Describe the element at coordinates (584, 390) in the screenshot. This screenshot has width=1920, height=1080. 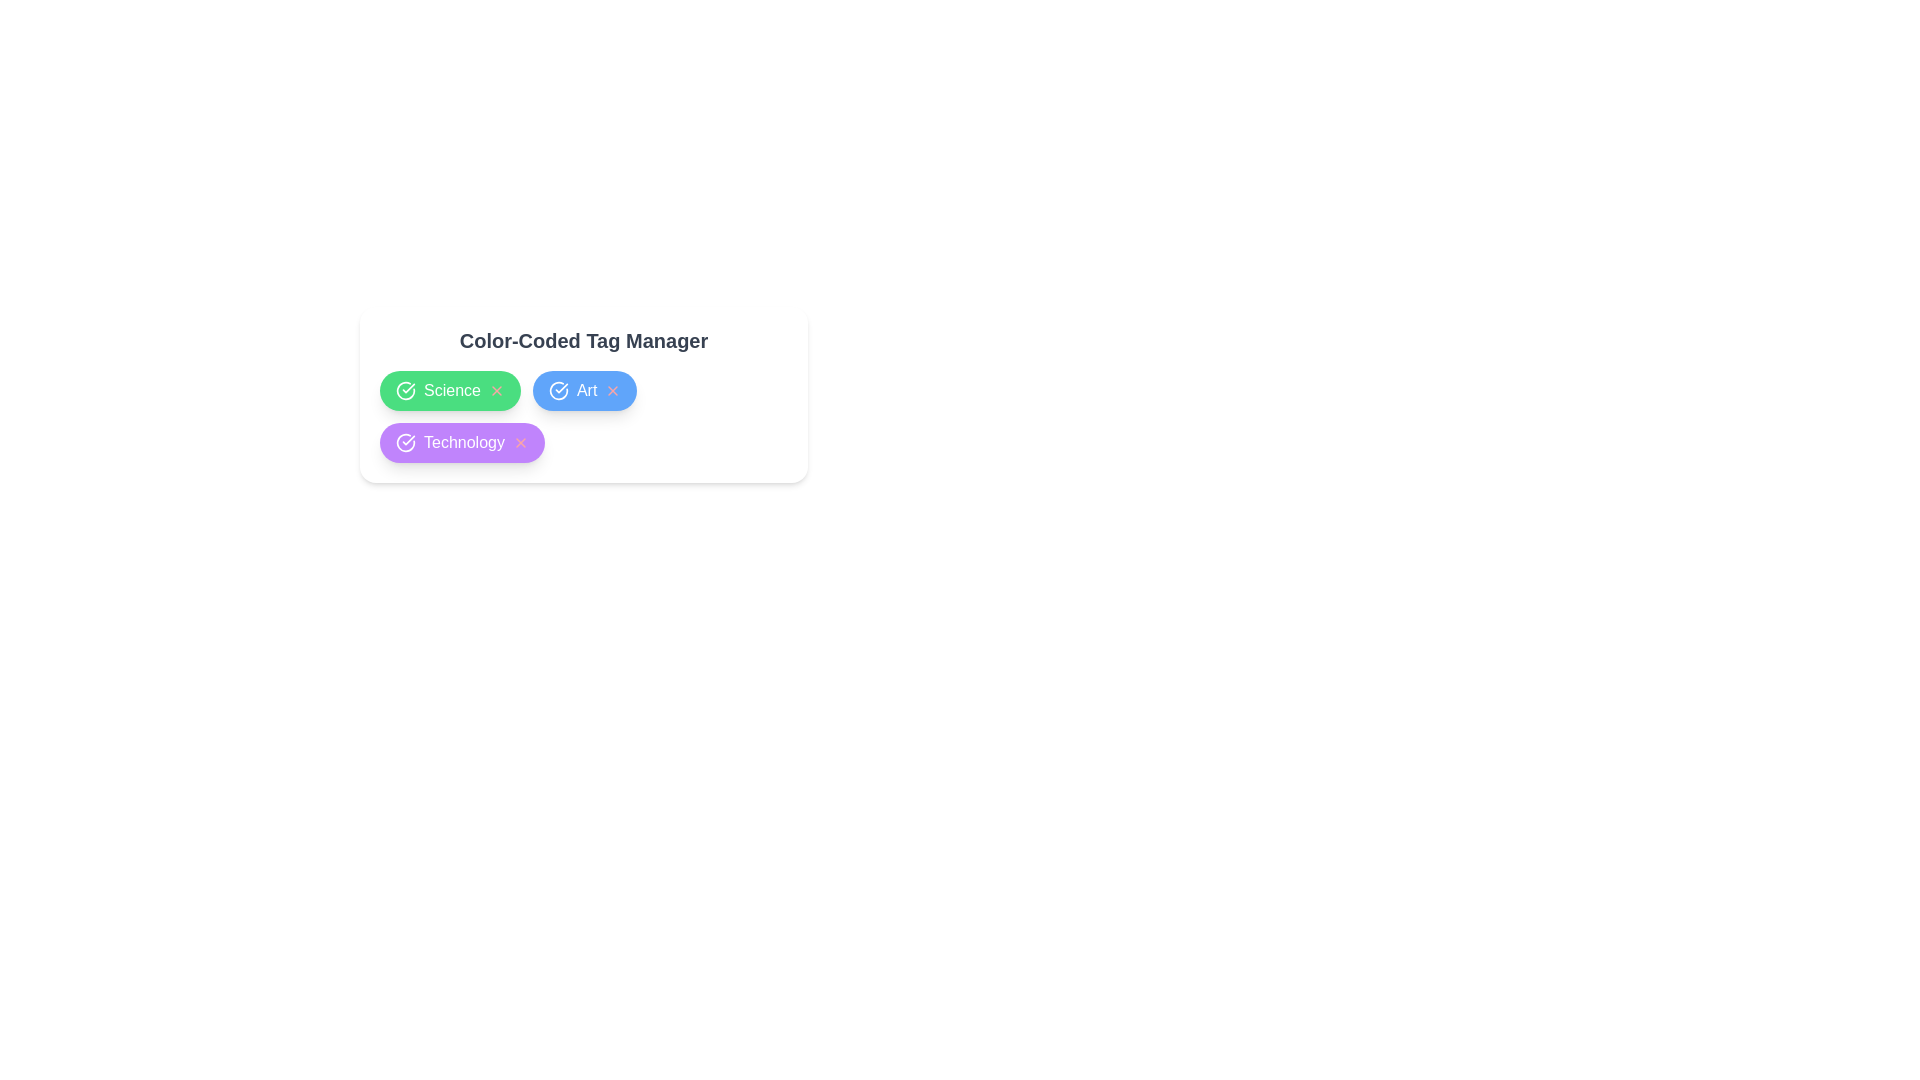
I see `the tag Art to see the hover effect` at that location.